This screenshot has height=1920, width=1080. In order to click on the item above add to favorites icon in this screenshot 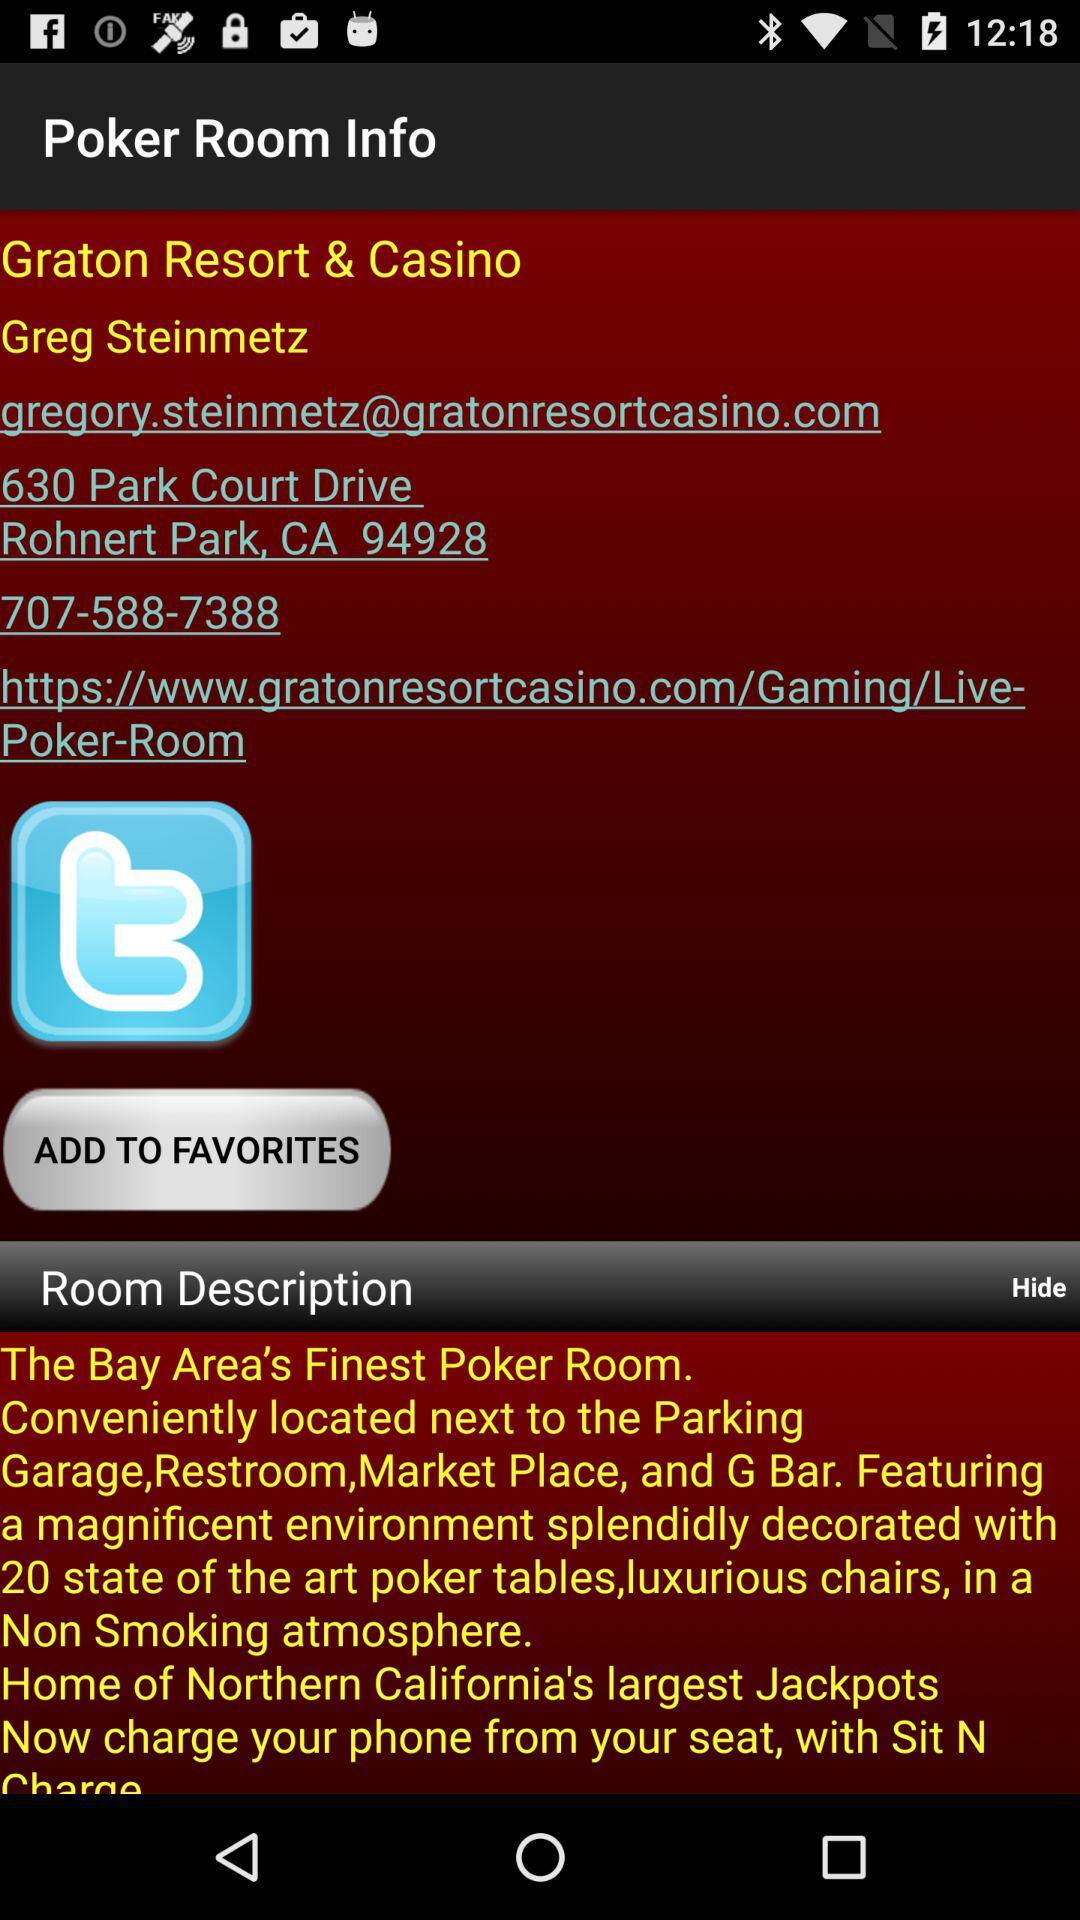, I will do `click(131, 925)`.